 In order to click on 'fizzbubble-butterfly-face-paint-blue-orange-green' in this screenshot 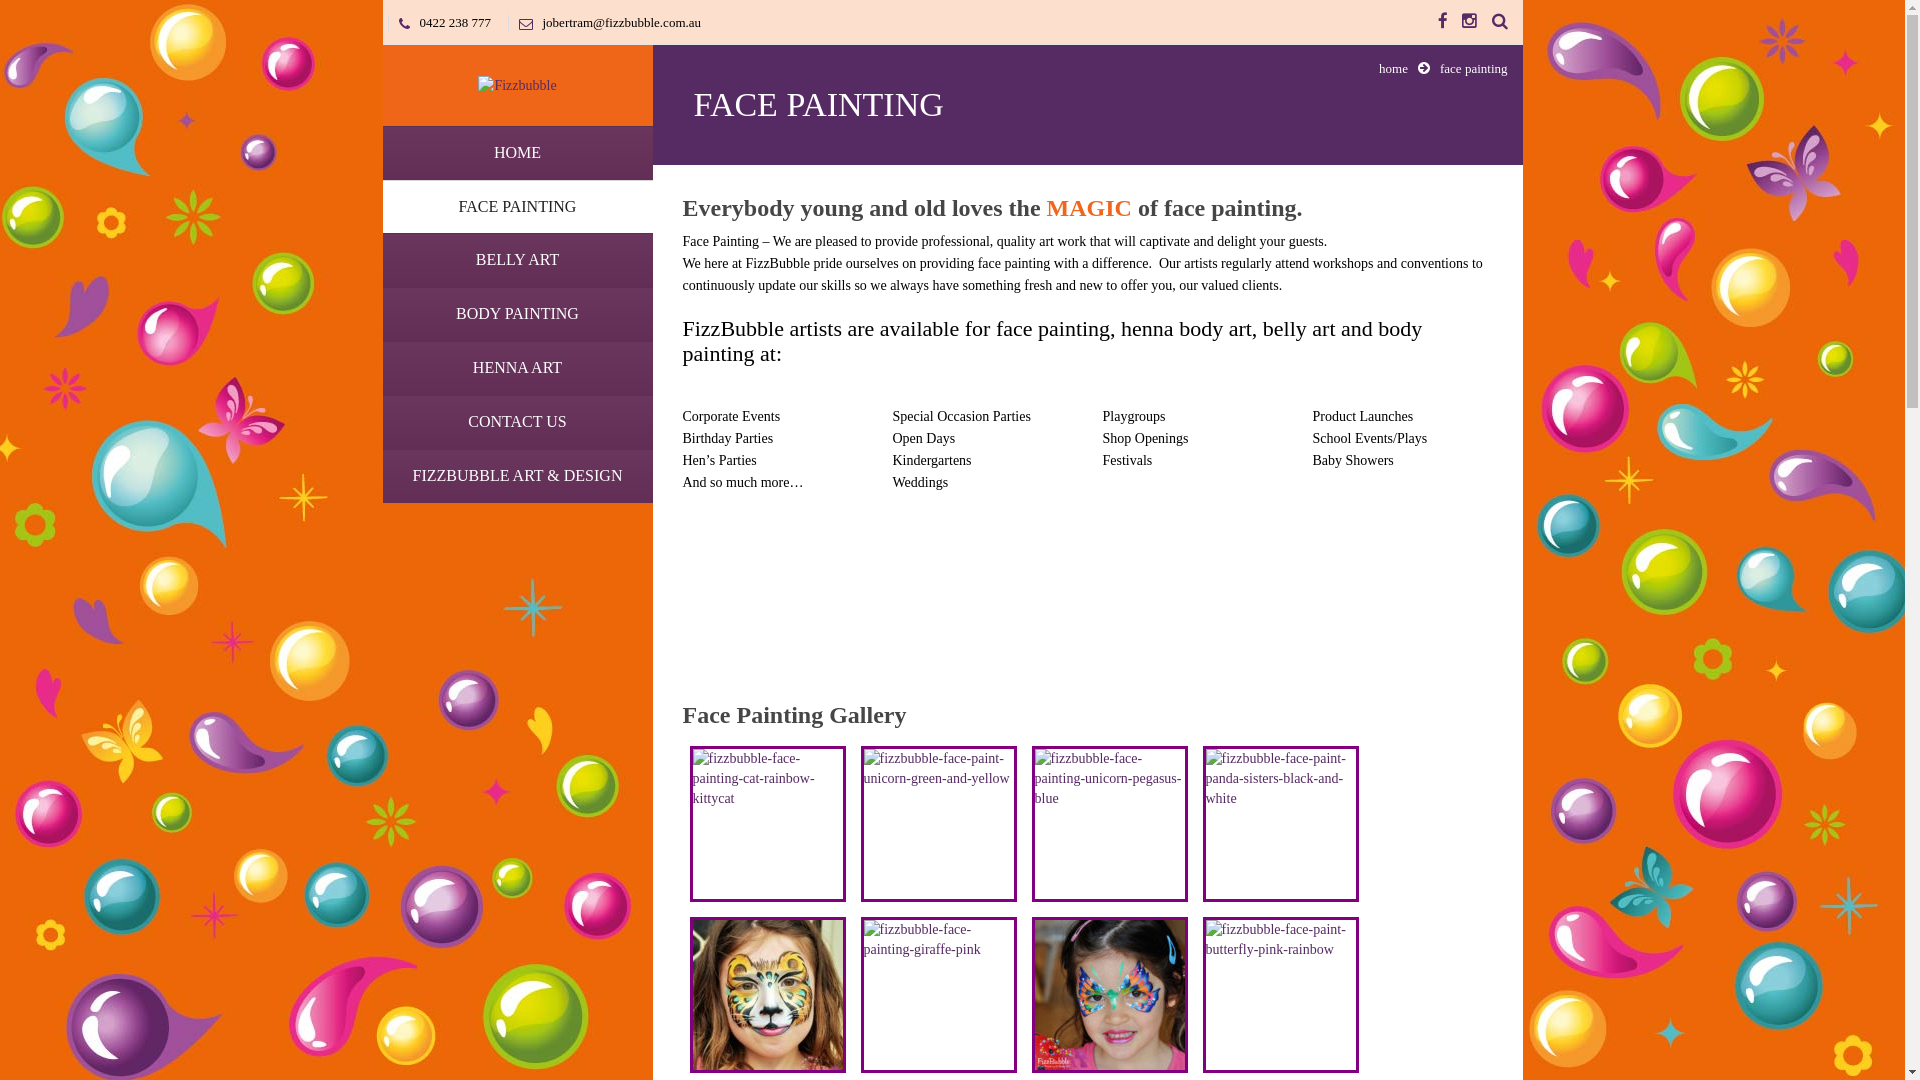, I will do `click(1107, 995)`.